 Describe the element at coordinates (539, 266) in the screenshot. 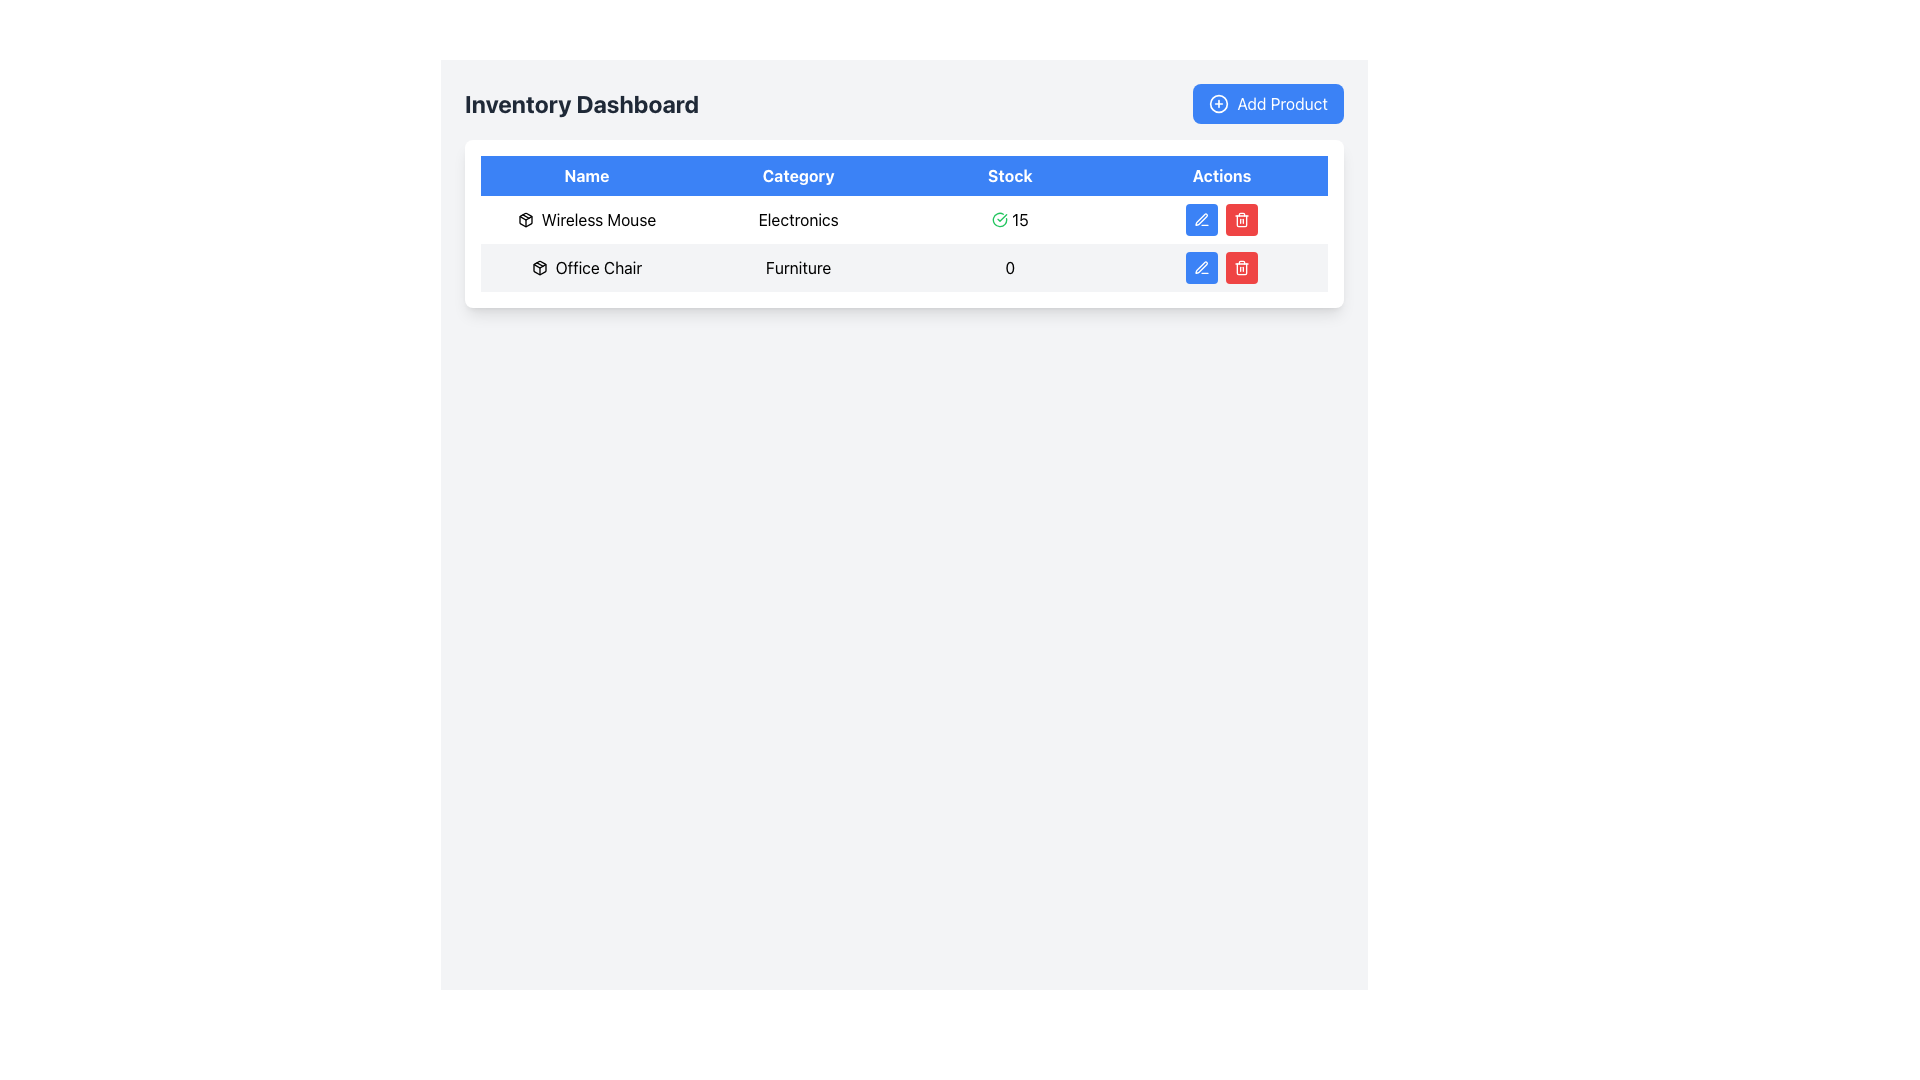

I see `the SVG icon located in the first row of the table under the 'Name' column, which is the first visible element in that cell` at that location.